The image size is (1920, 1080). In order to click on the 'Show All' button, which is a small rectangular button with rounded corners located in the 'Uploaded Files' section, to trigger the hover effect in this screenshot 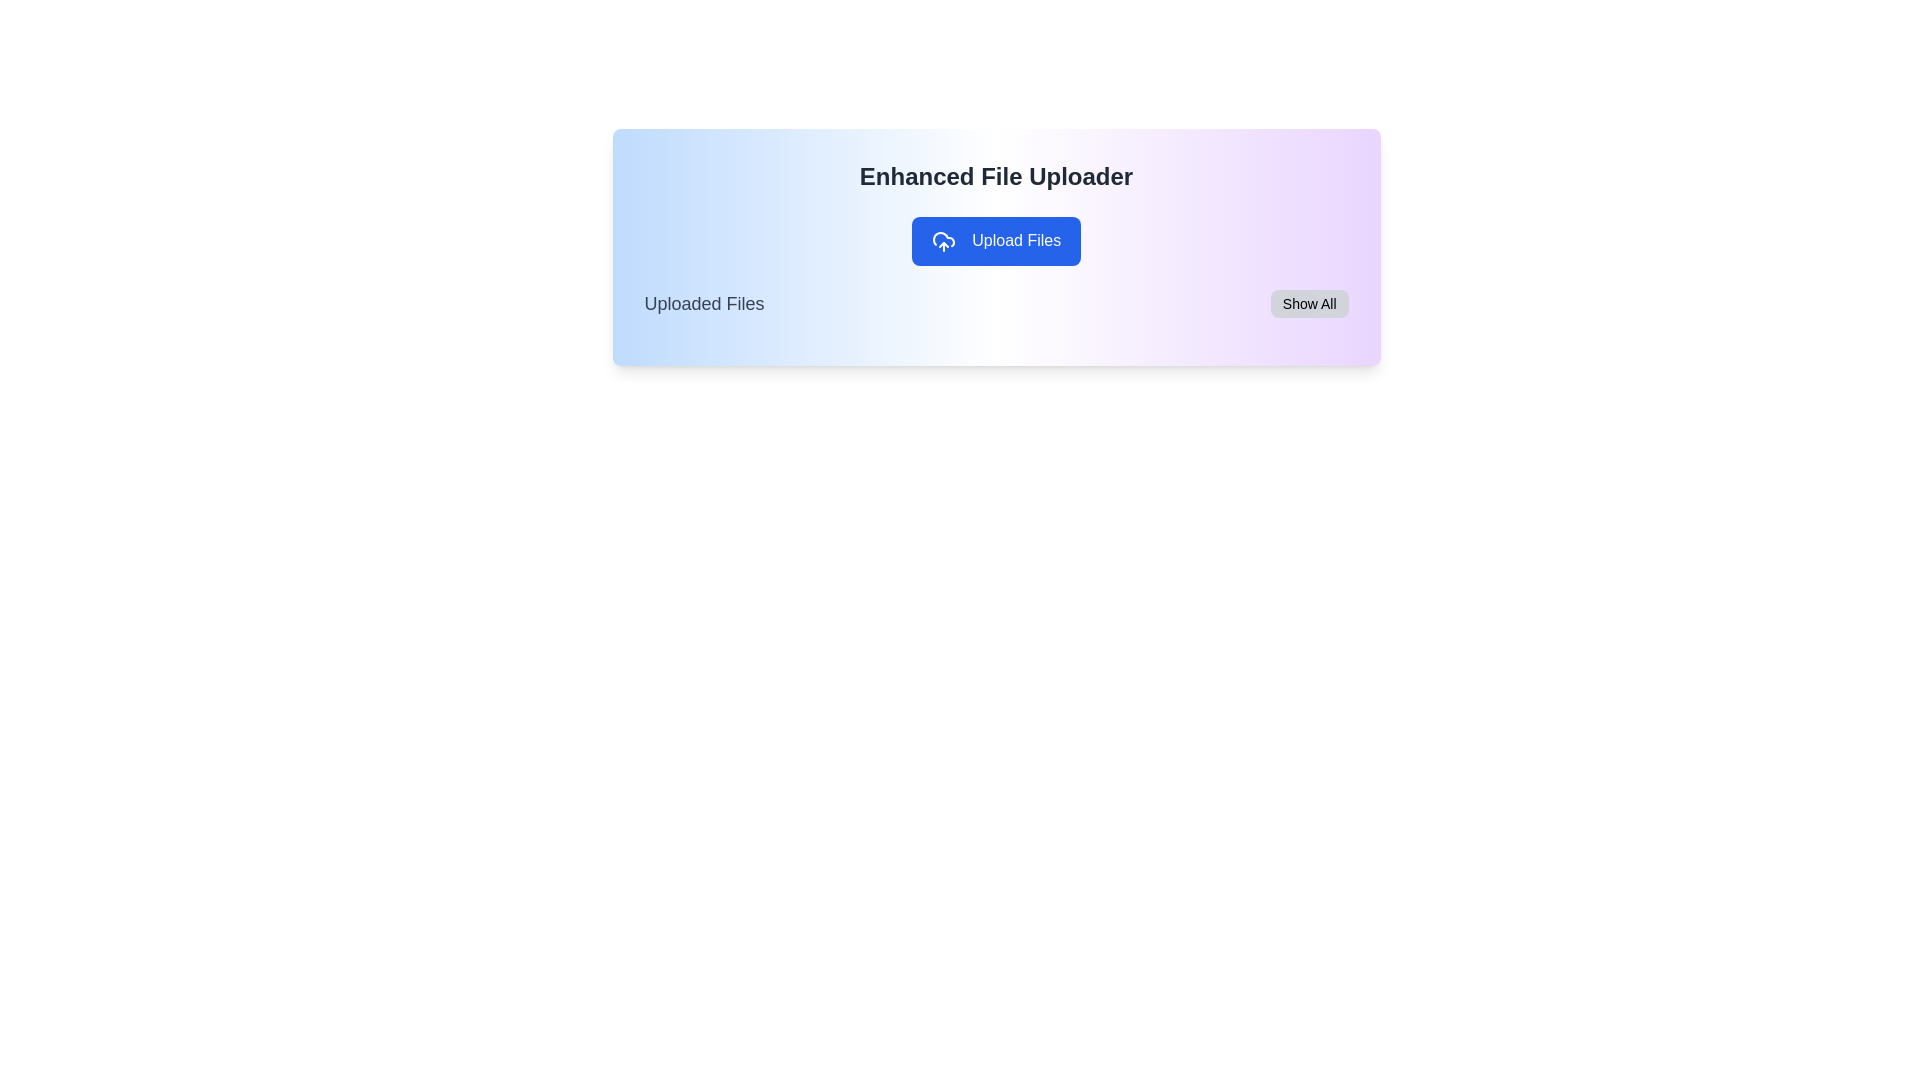, I will do `click(1309, 303)`.